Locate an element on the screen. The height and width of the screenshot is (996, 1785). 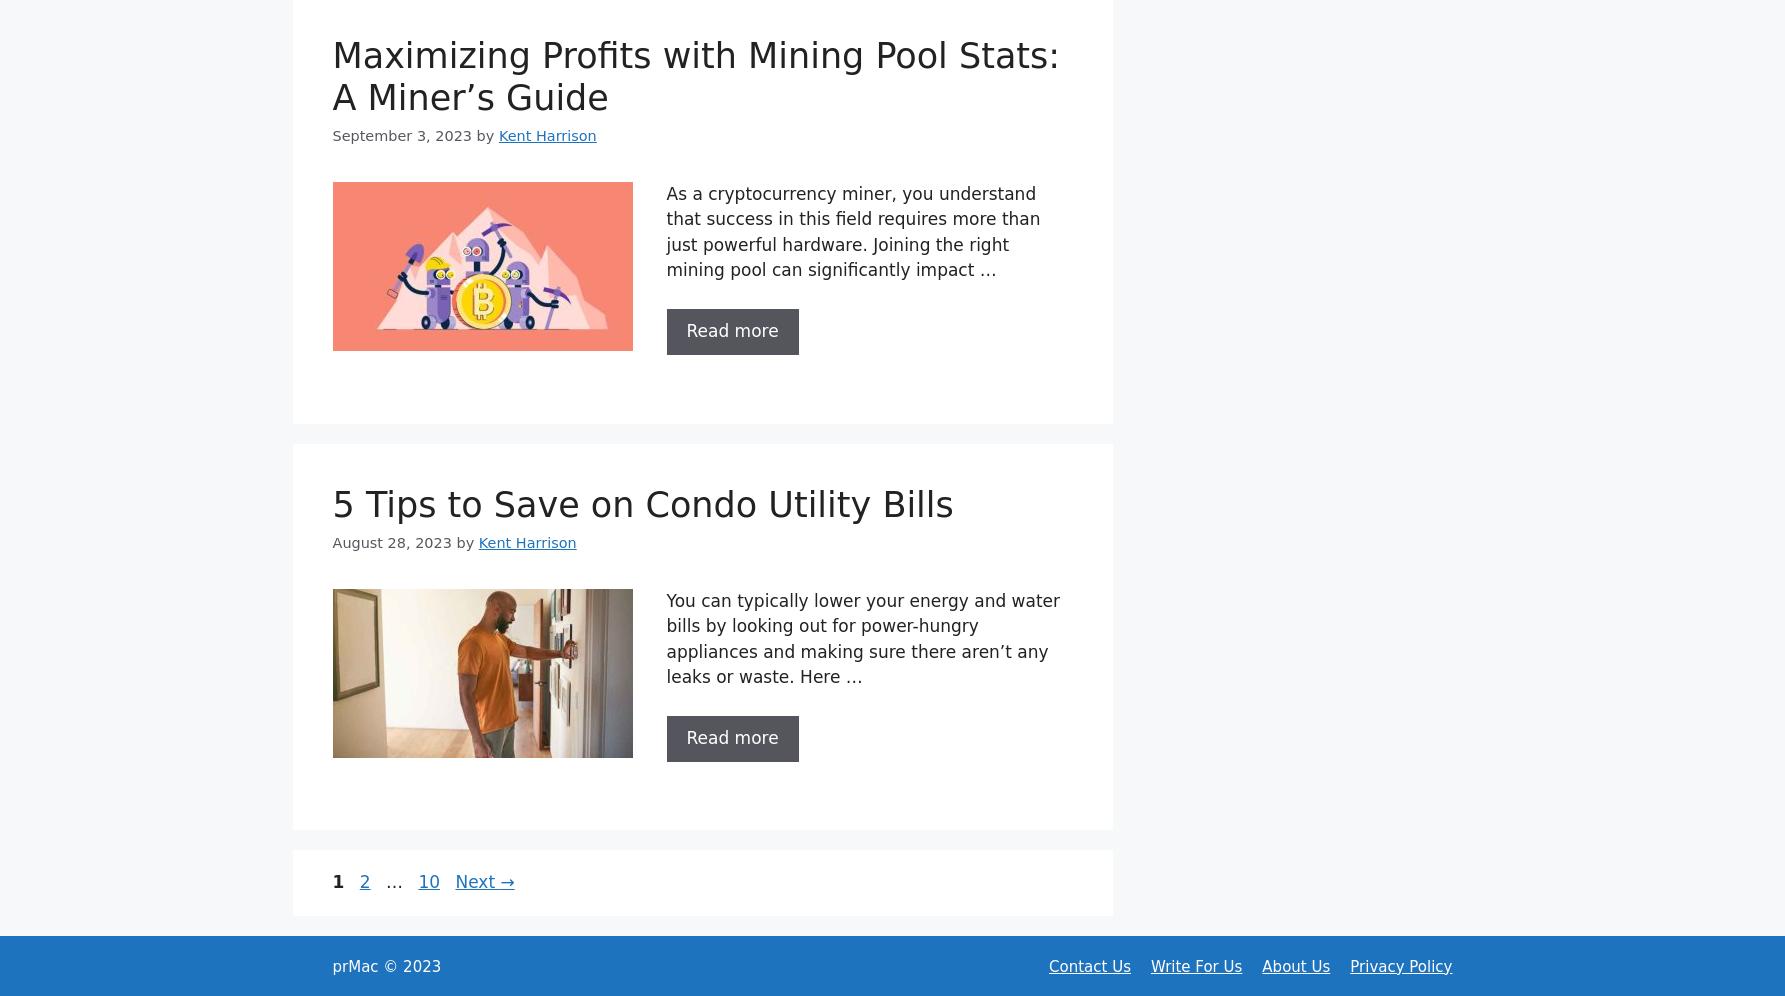
'As a cryptocurrency miner, you understand that success in this field requires more than just powerful hardware. Joining the right mining pool can significantly impact …' is located at coordinates (853, 230).